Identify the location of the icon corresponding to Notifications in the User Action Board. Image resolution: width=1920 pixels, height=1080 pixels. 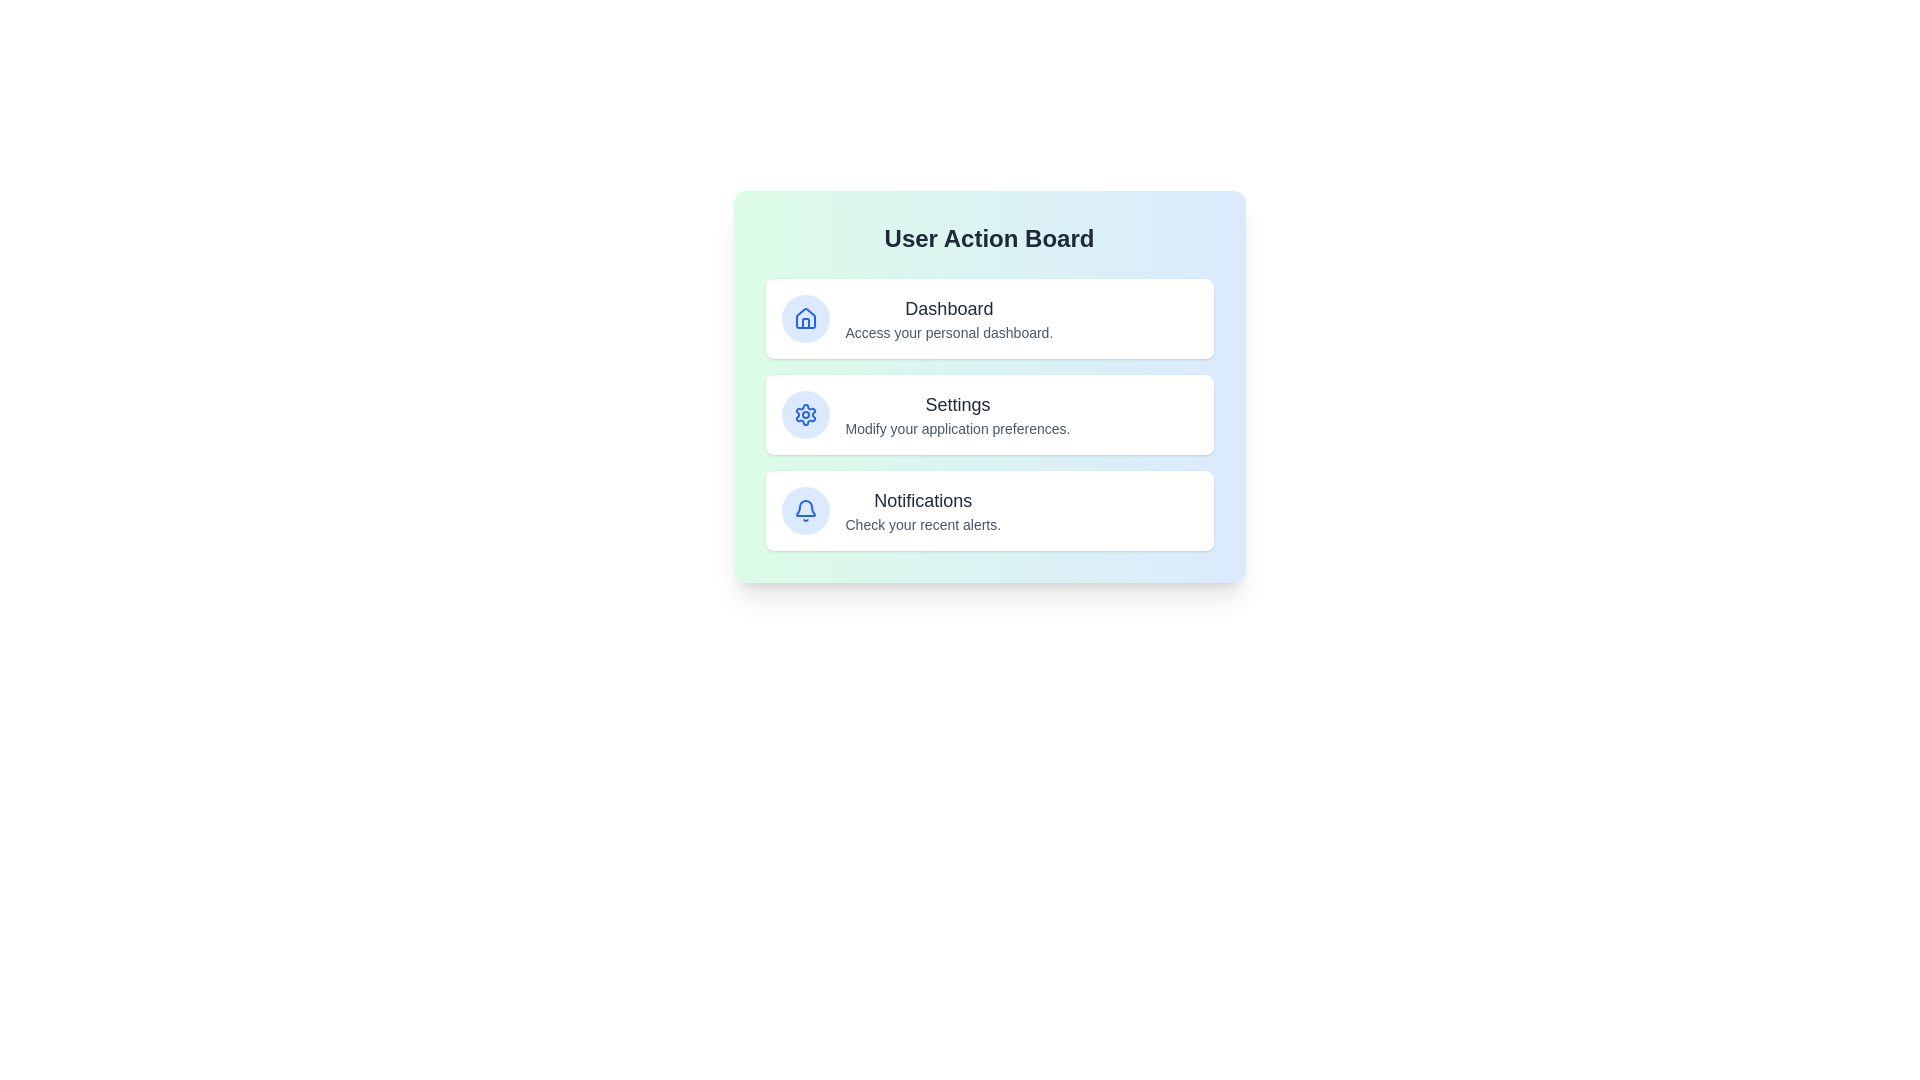
(805, 509).